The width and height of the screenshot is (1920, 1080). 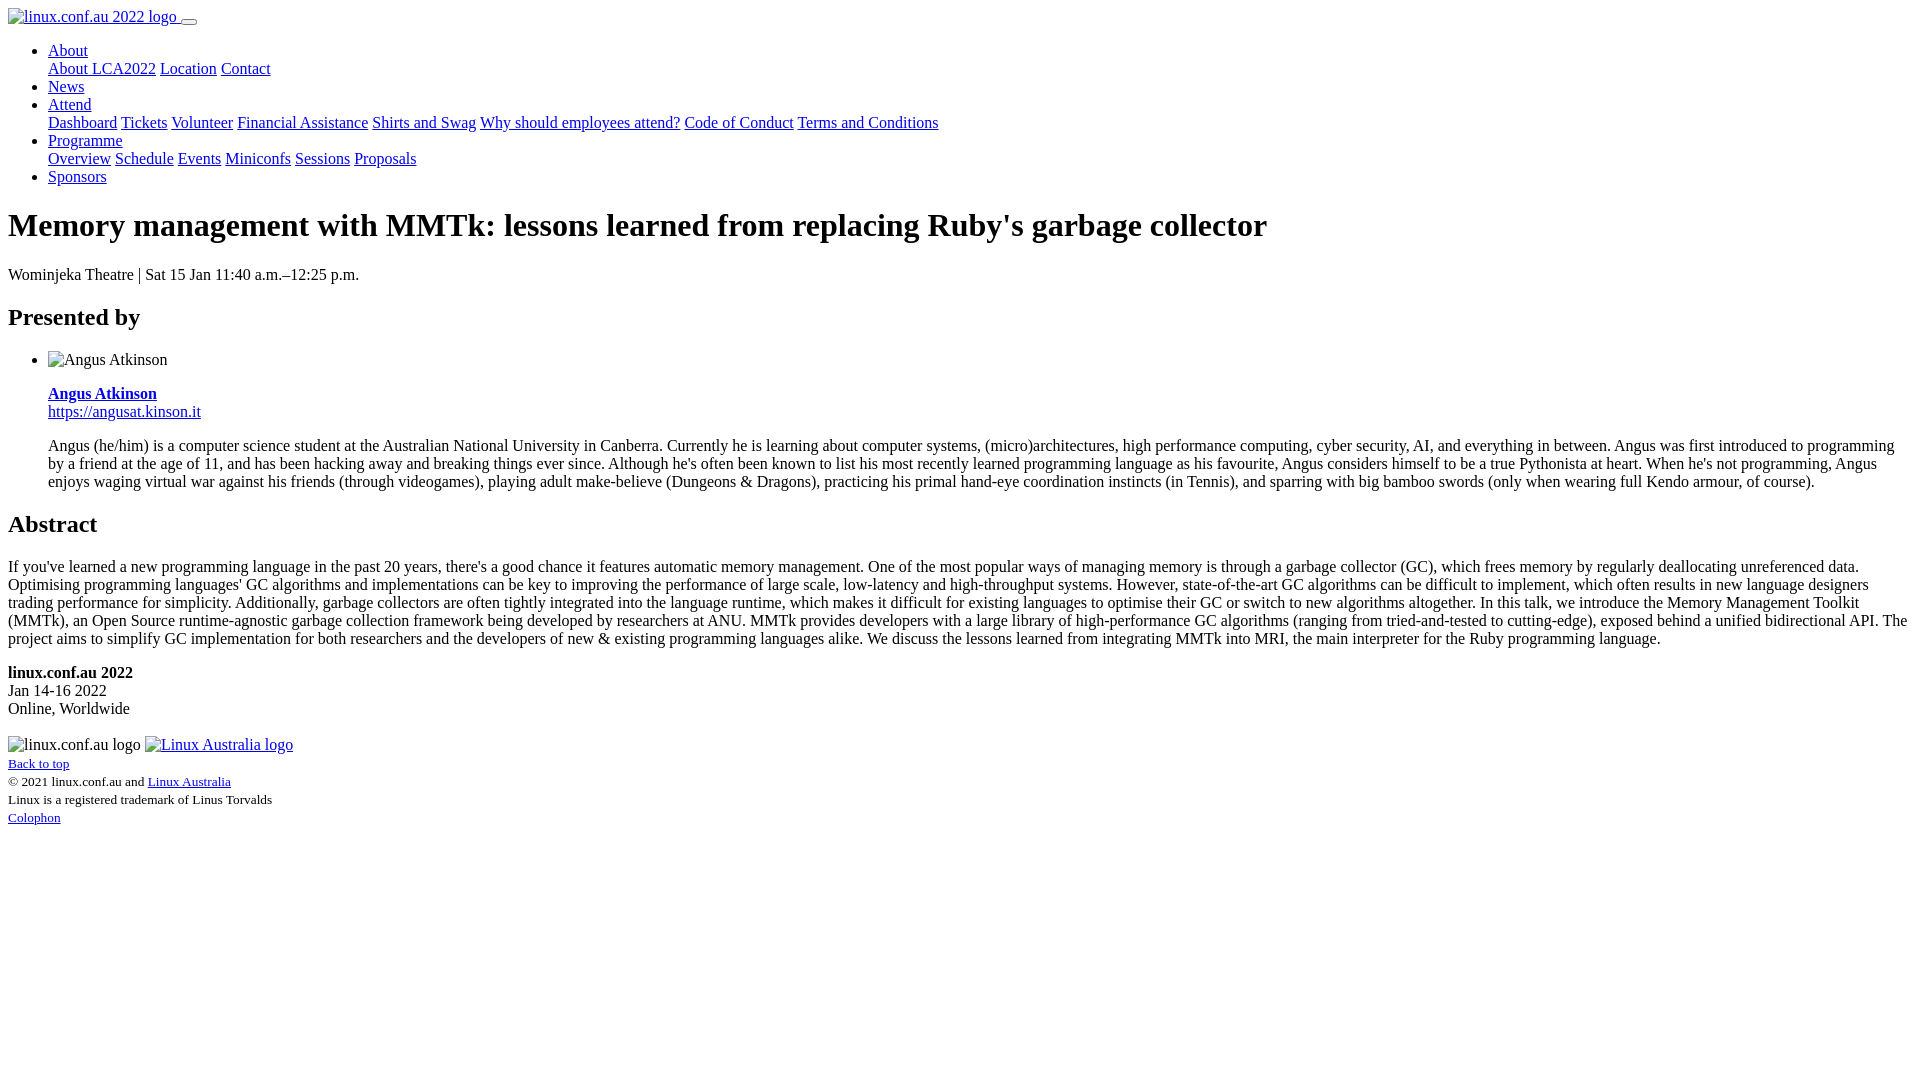 What do you see at coordinates (79, 157) in the screenshot?
I see `'Overview'` at bounding box center [79, 157].